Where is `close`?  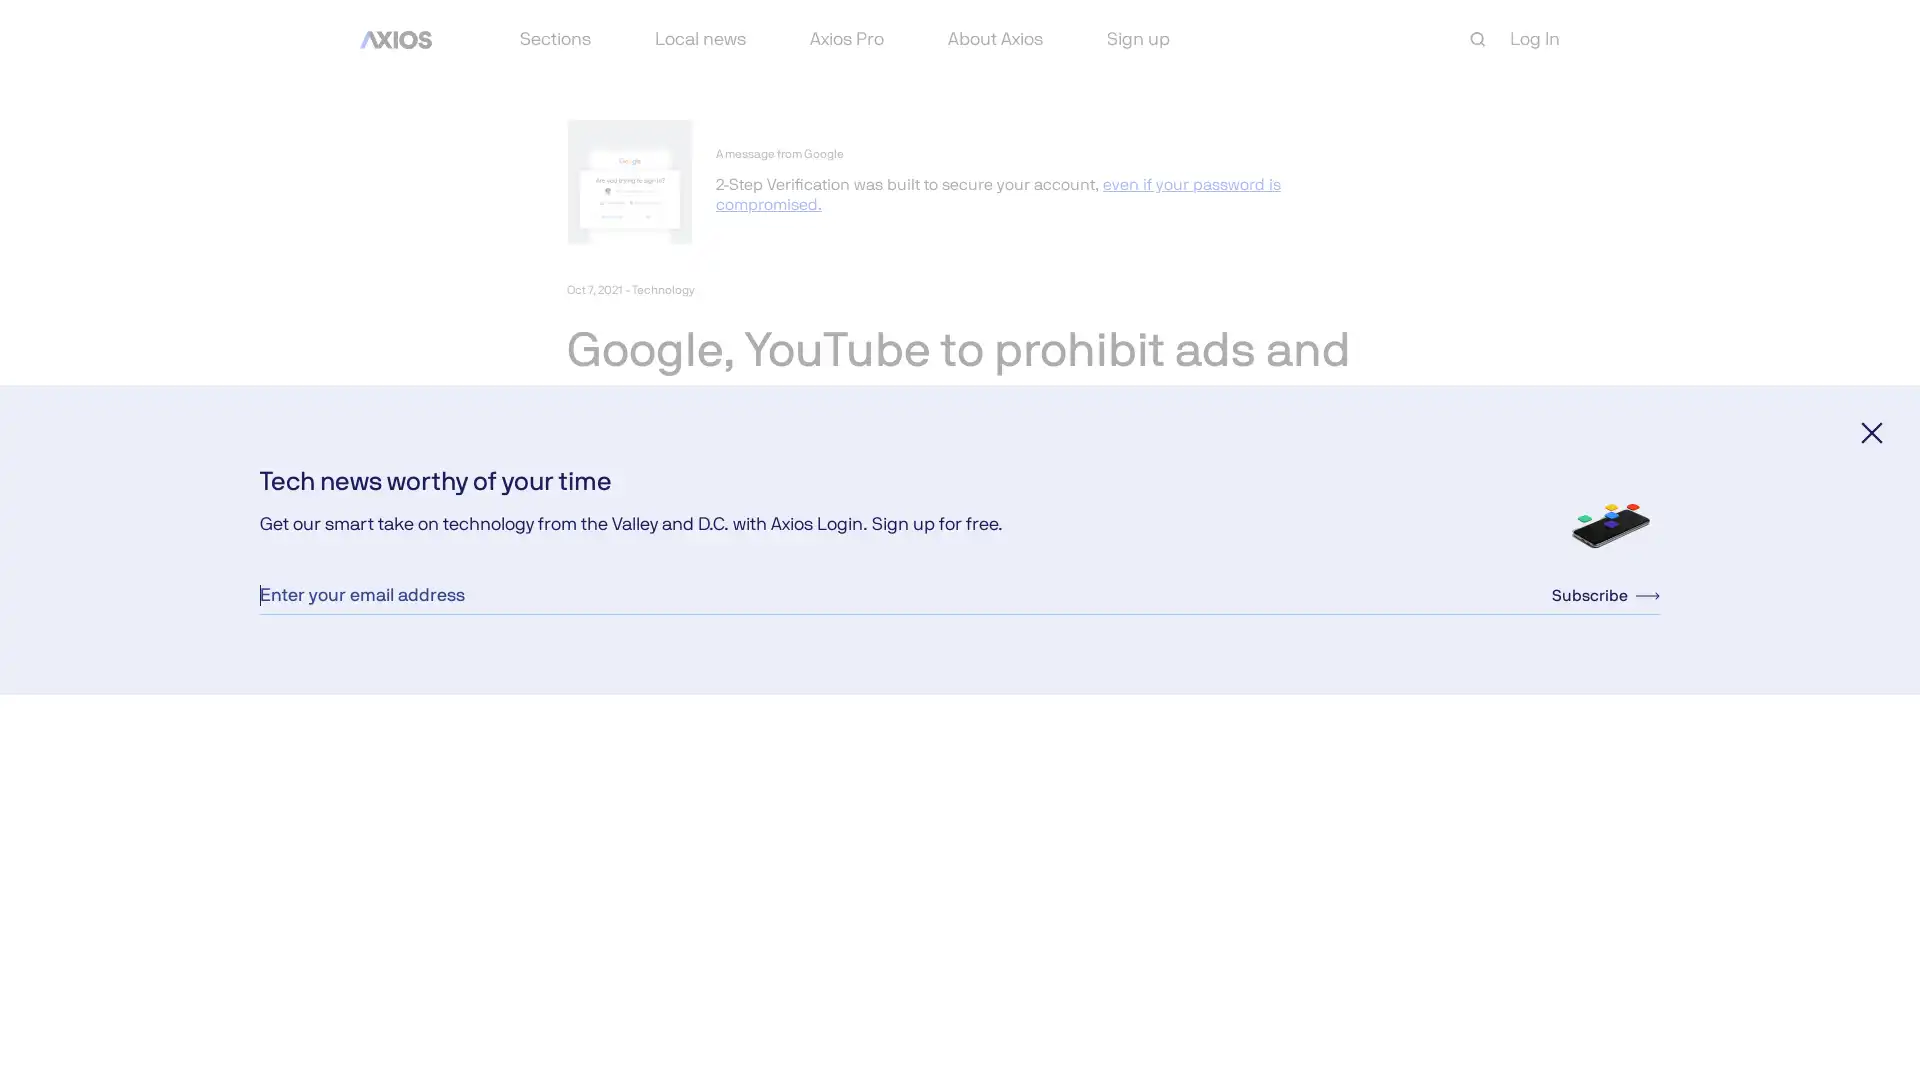 close is located at coordinates (1871, 431).